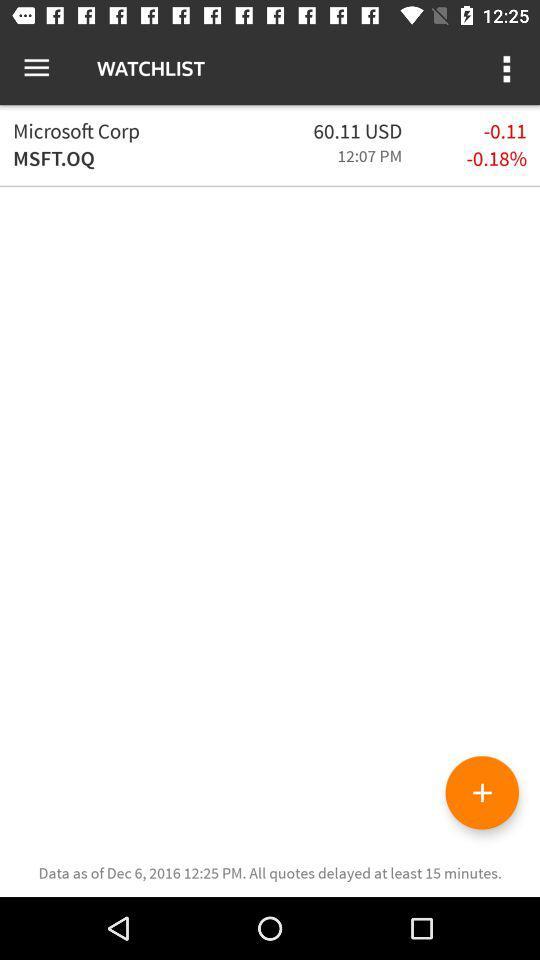 Image resolution: width=540 pixels, height=960 pixels. I want to click on icon to the left of the watchlist, so click(36, 68).